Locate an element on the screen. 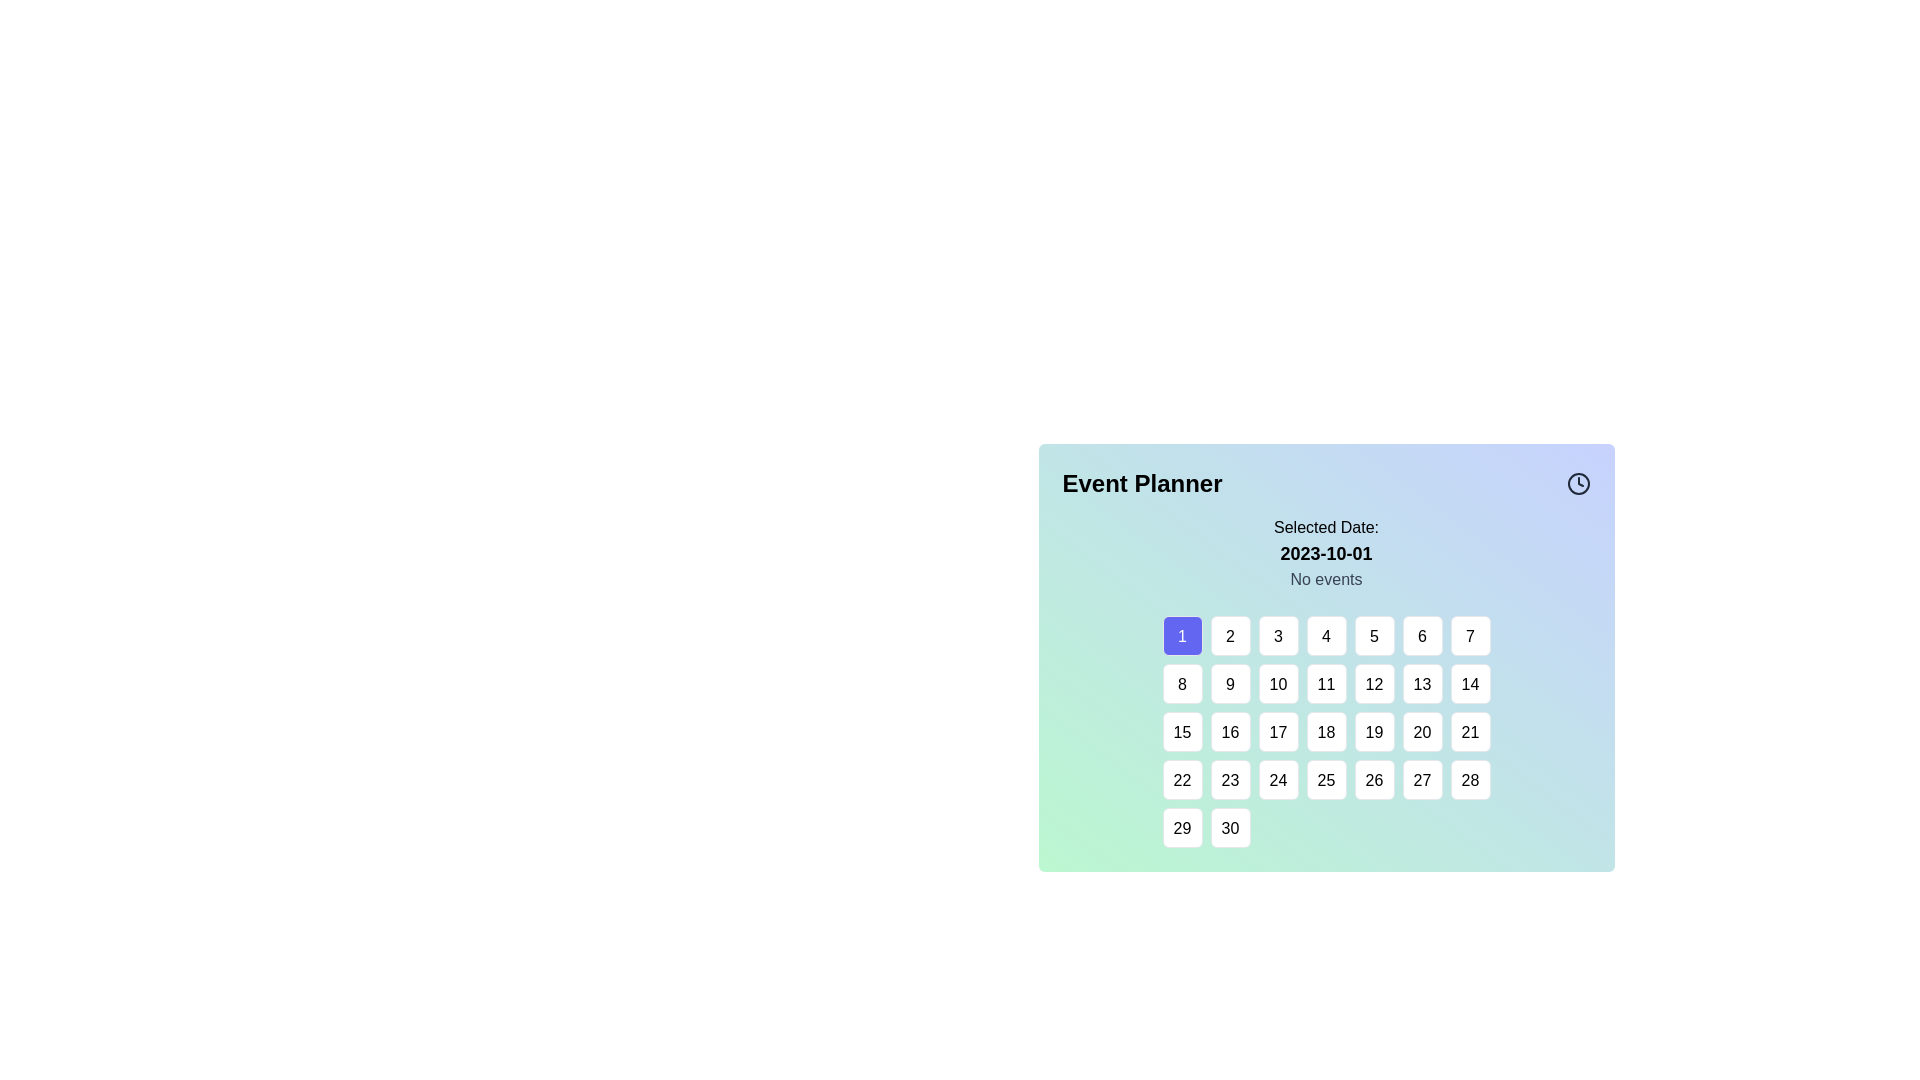 The height and width of the screenshot is (1080, 1920). the square-shaped button displaying the number '15' in black text, which is located in the third row and first column of a grid layout is located at coordinates (1182, 732).